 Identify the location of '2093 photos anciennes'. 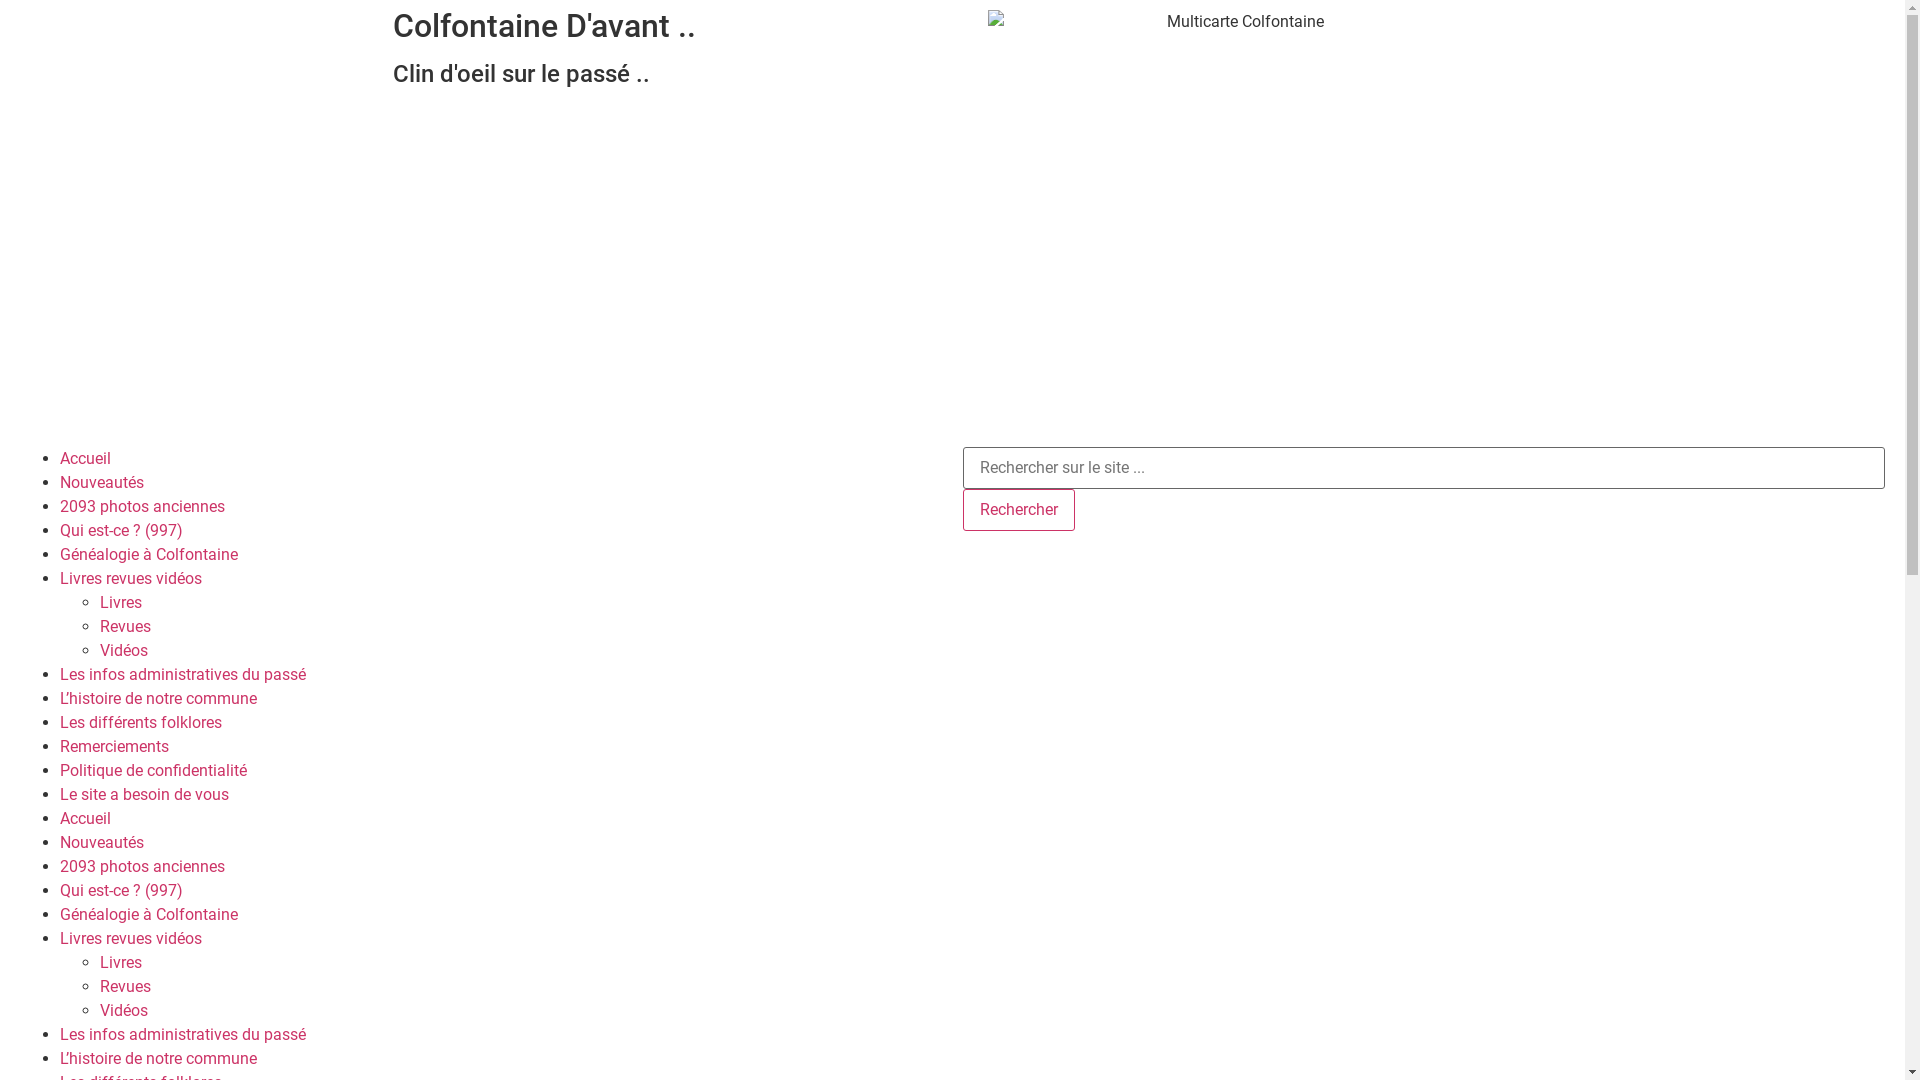
(141, 505).